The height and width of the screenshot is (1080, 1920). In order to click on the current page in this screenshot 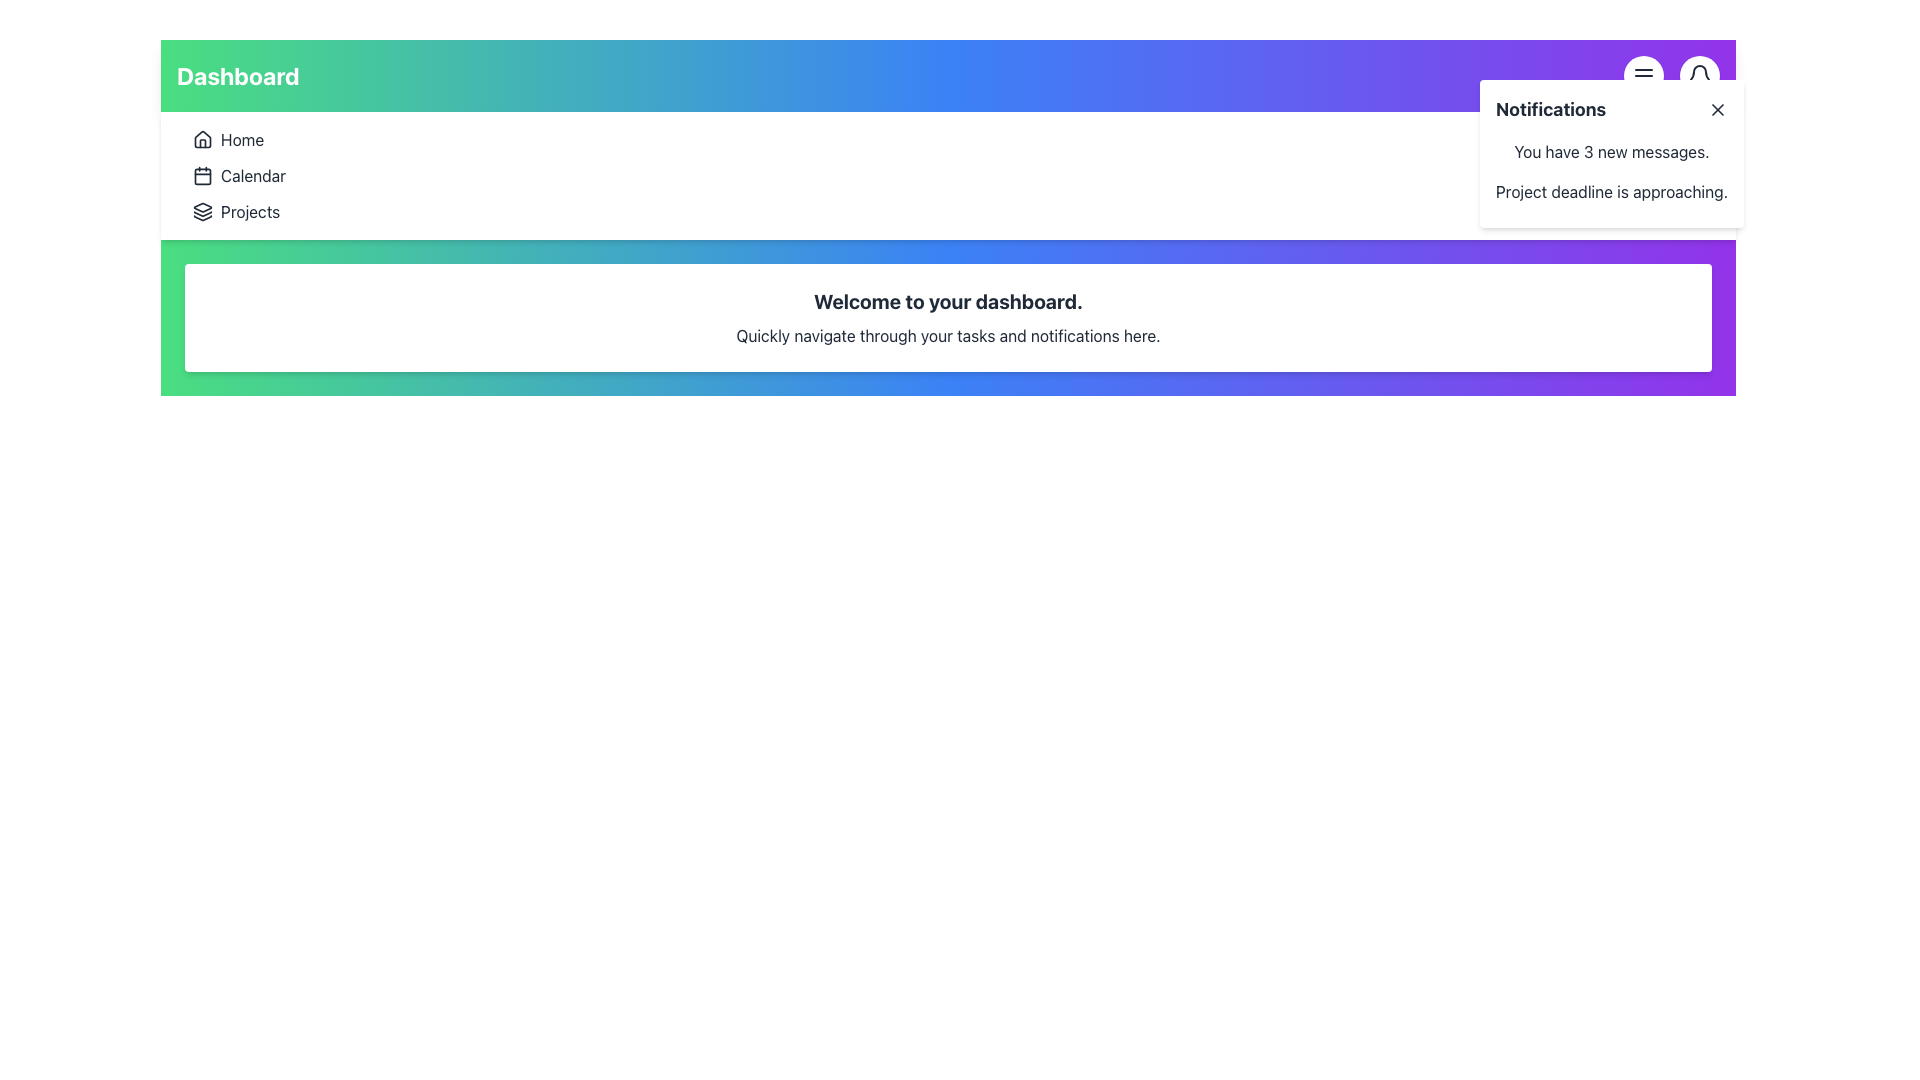, I will do `click(238, 75)`.